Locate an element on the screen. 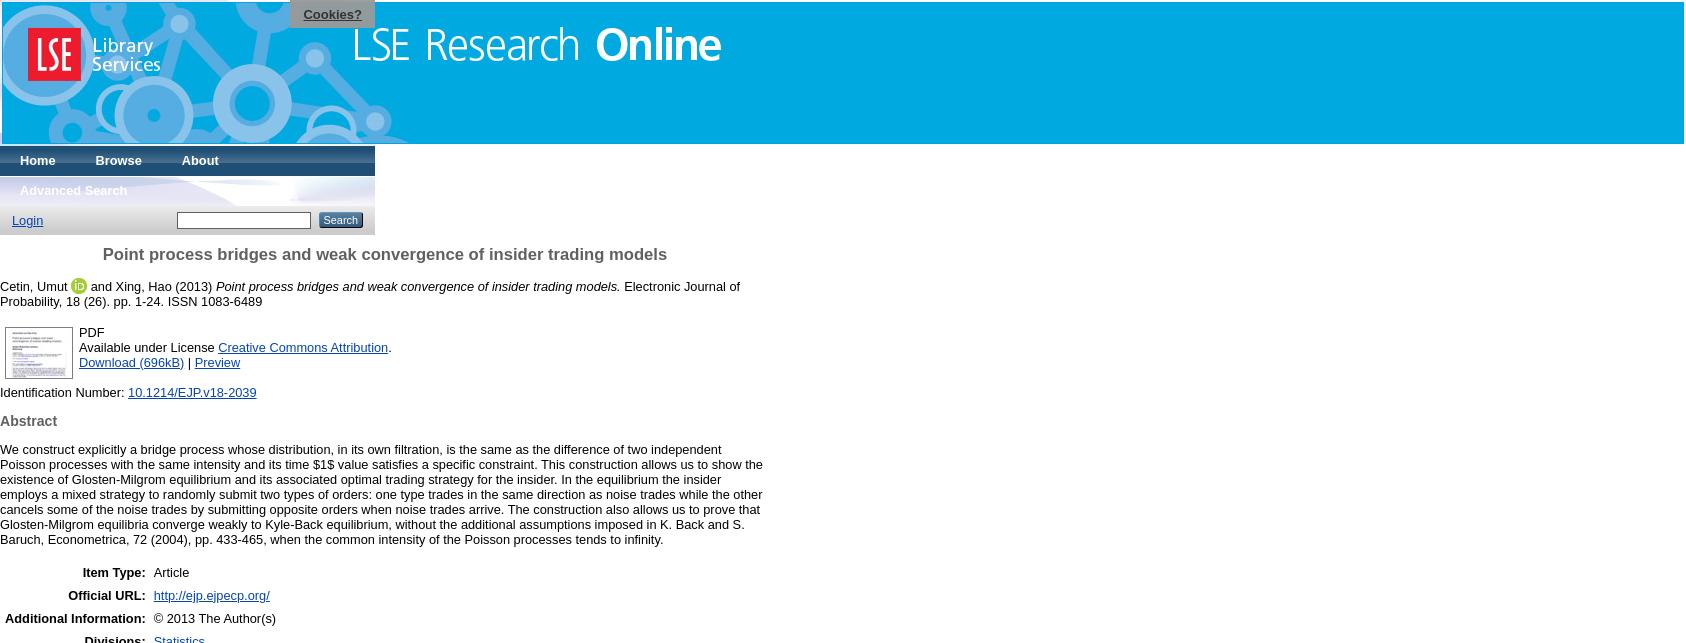 The height and width of the screenshot is (643, 1686). 'Browse' is located at coordinates (117, 160).